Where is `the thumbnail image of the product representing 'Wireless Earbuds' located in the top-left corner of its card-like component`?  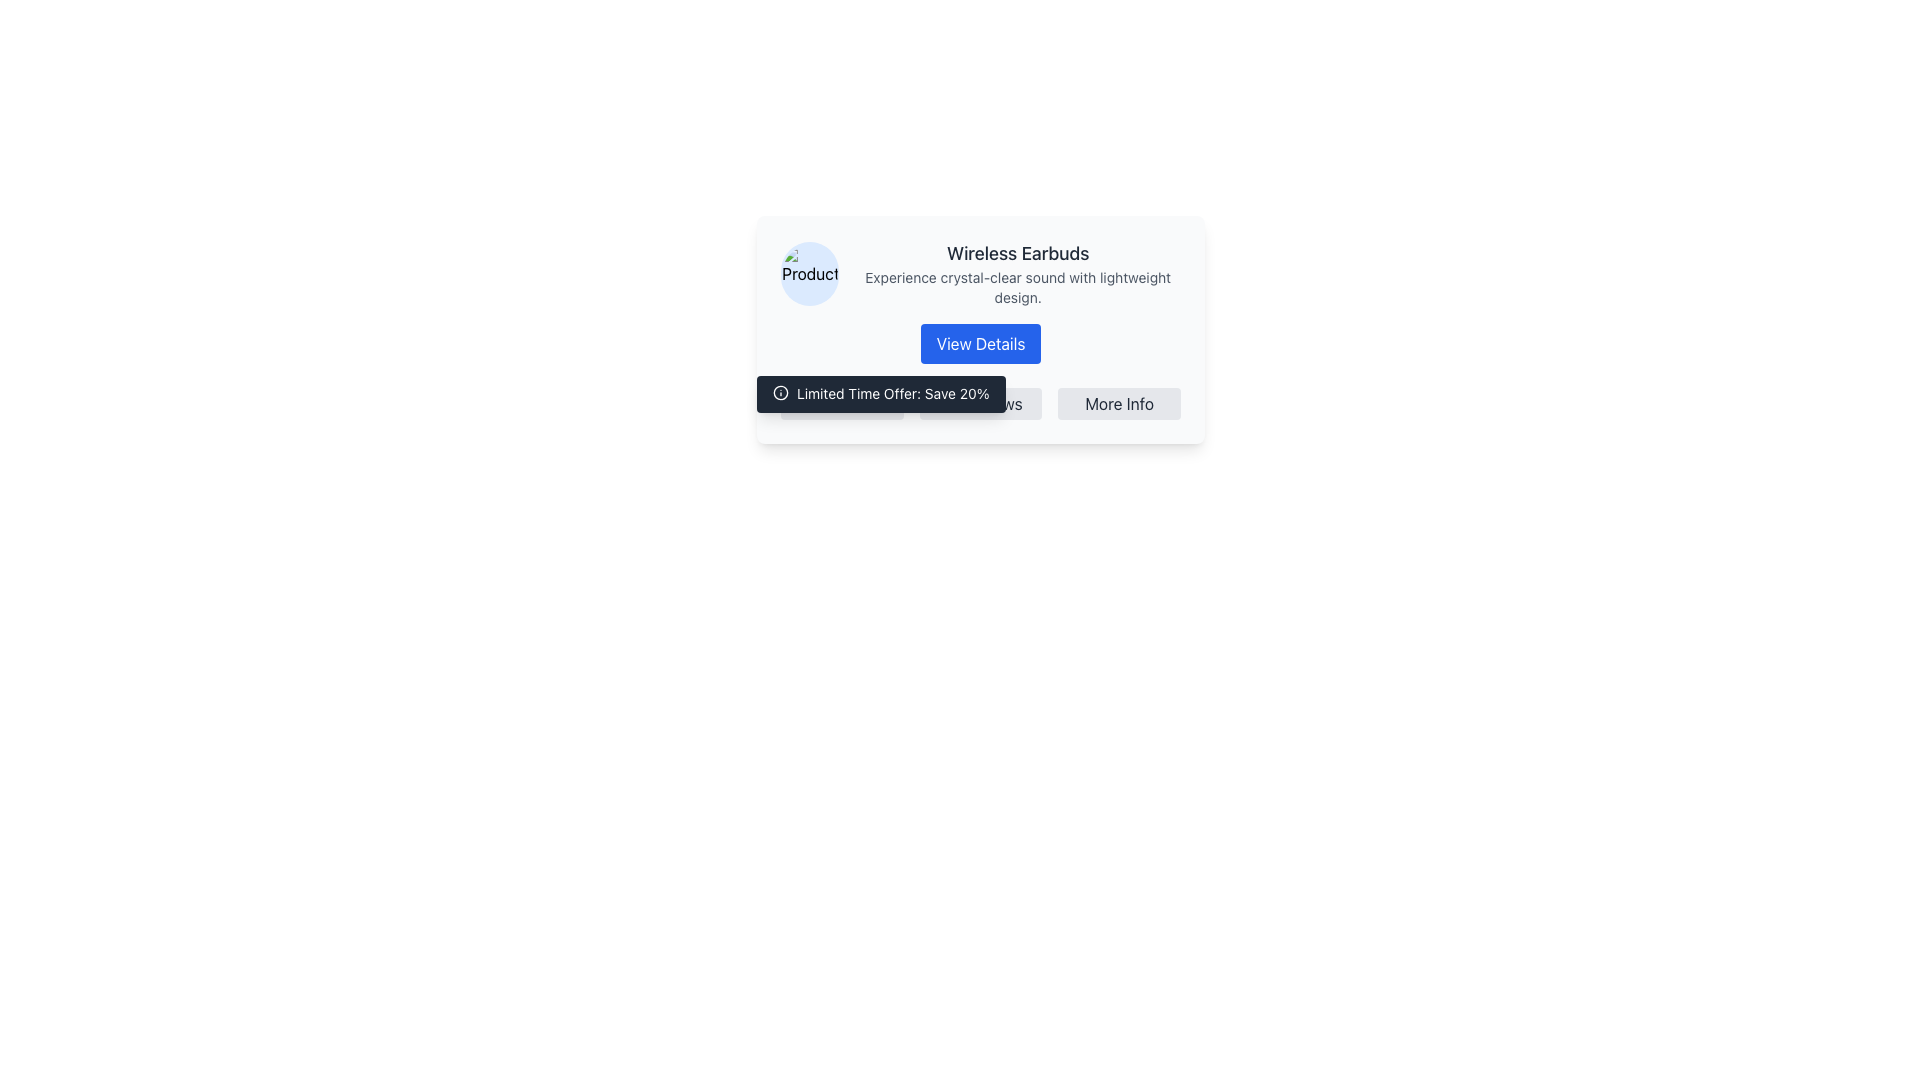 the thumbnail image of the product representing 'Wireless Earbuds' located in the top-left corner of its card-like component is located at coordinates (810, 273).